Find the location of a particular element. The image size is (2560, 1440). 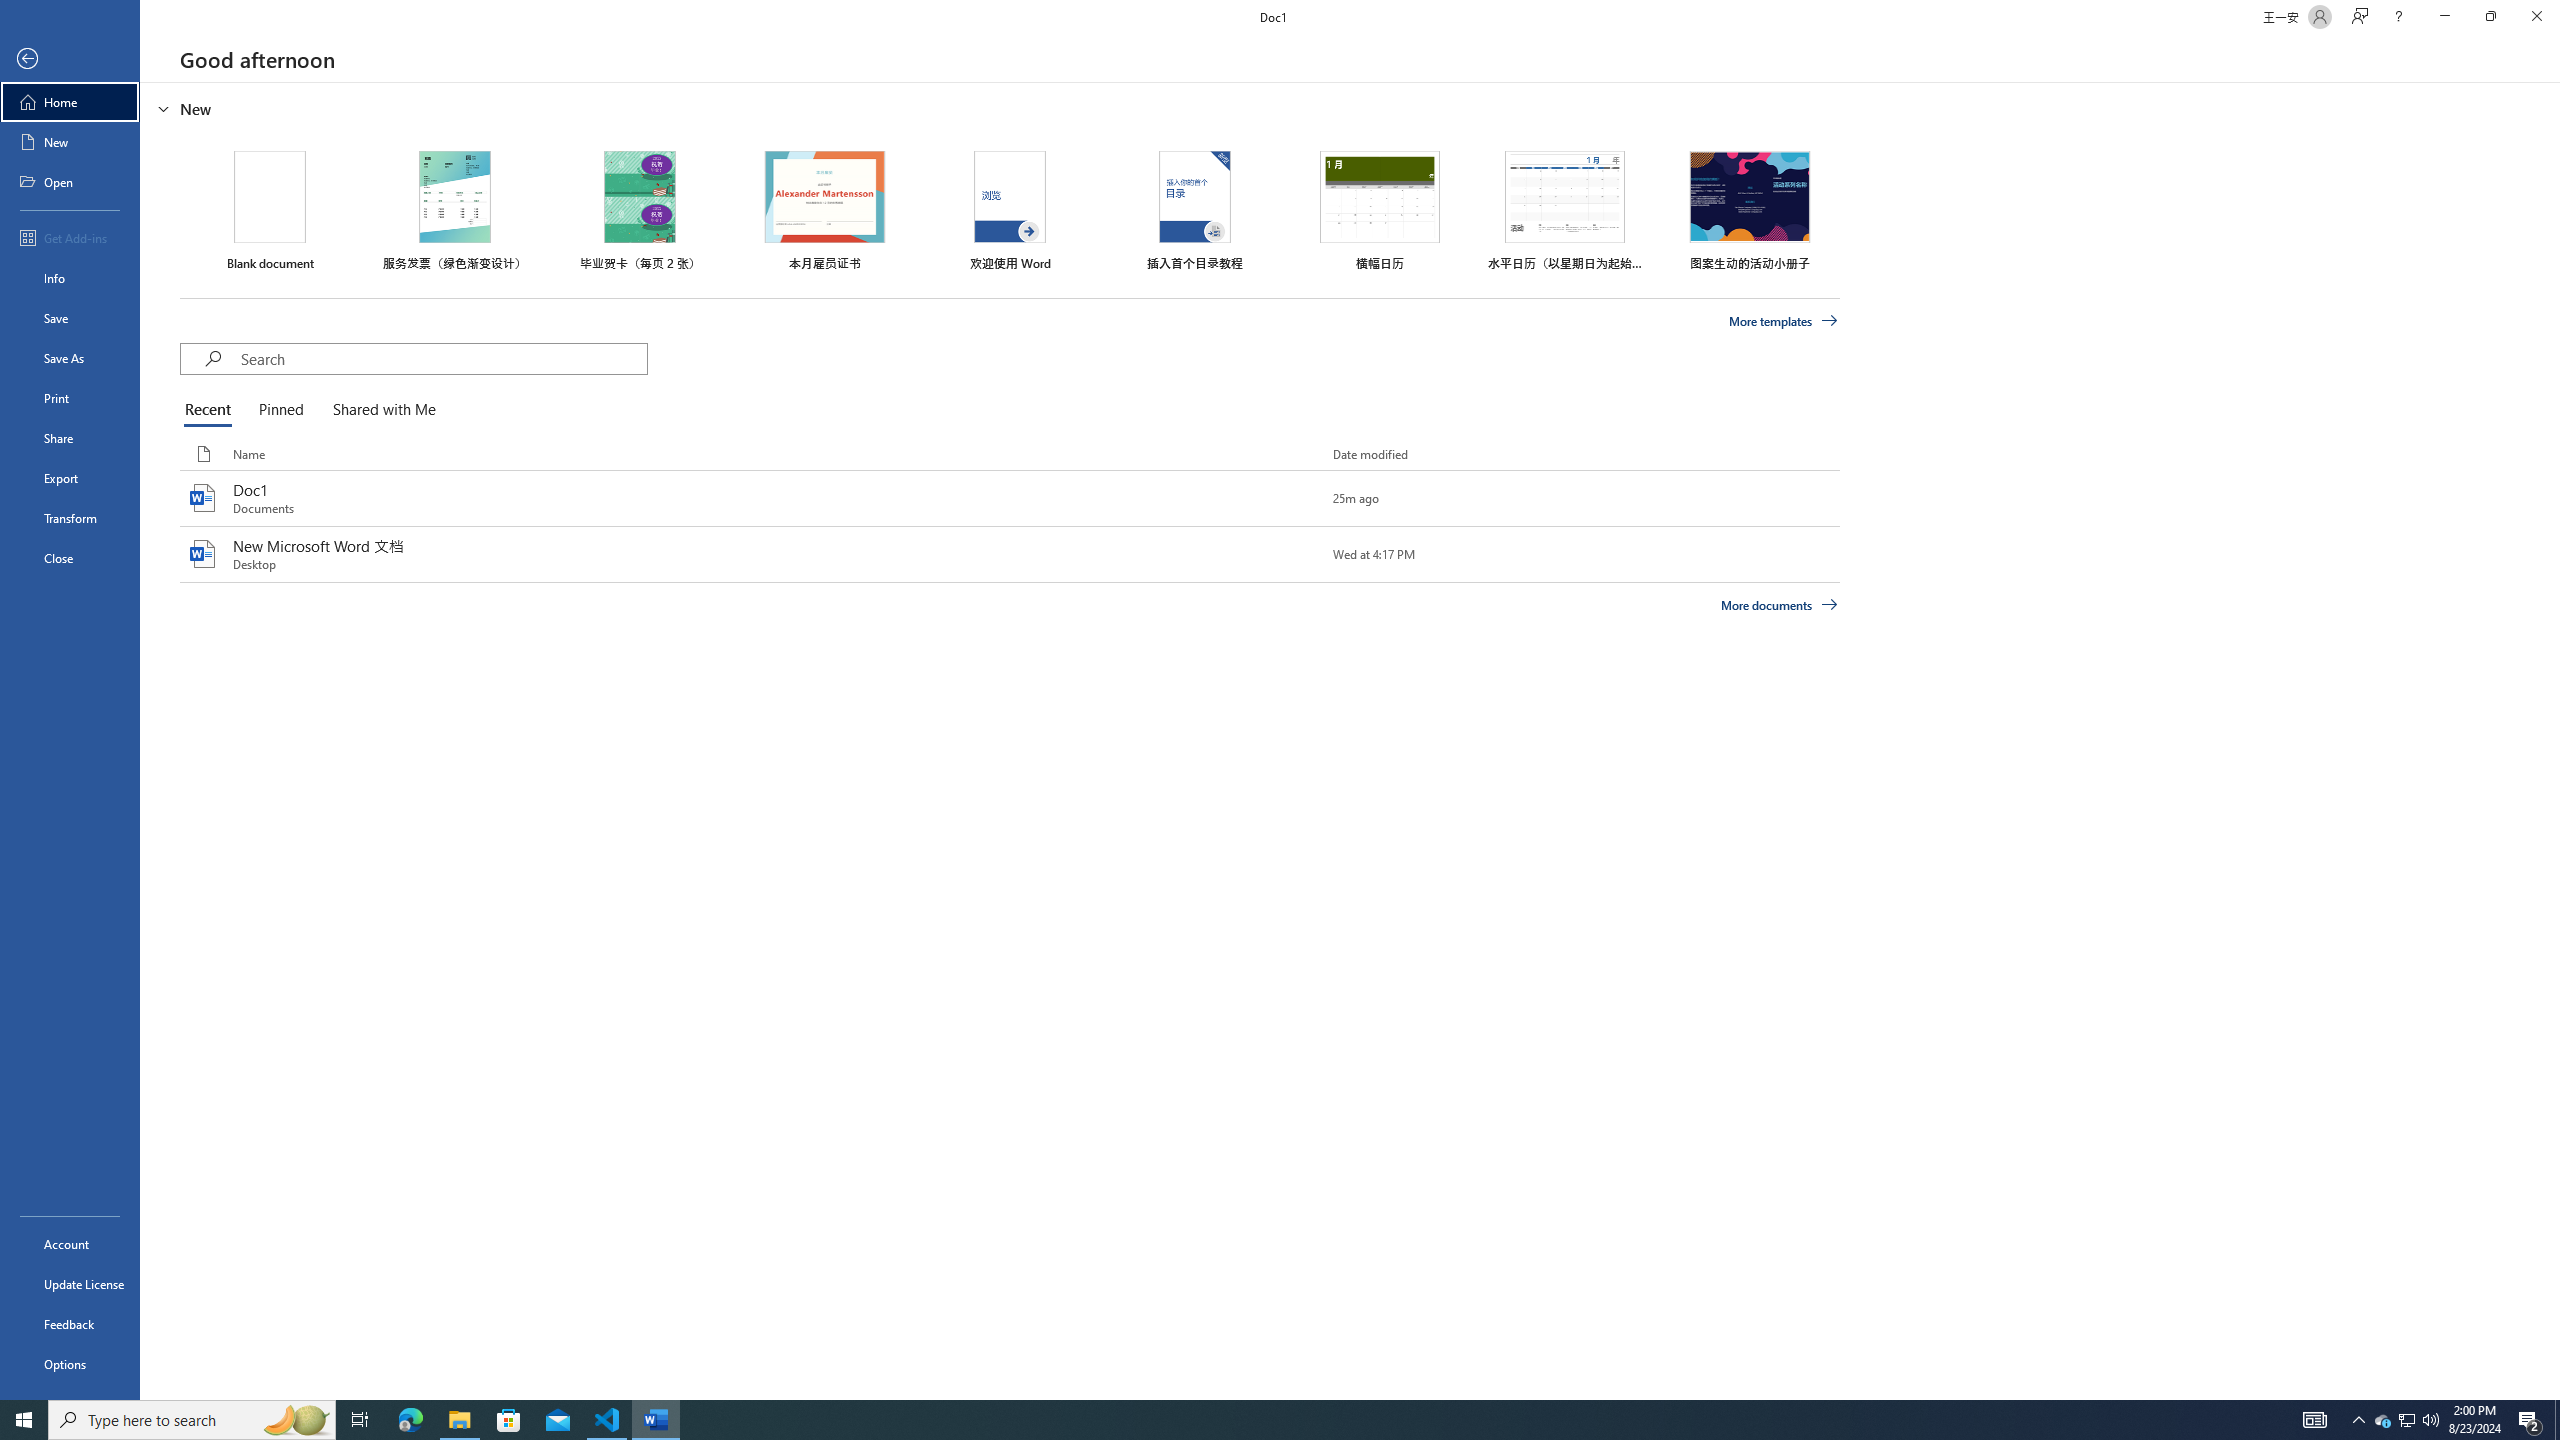

'More documents' is located at coordinates (1778, 604).